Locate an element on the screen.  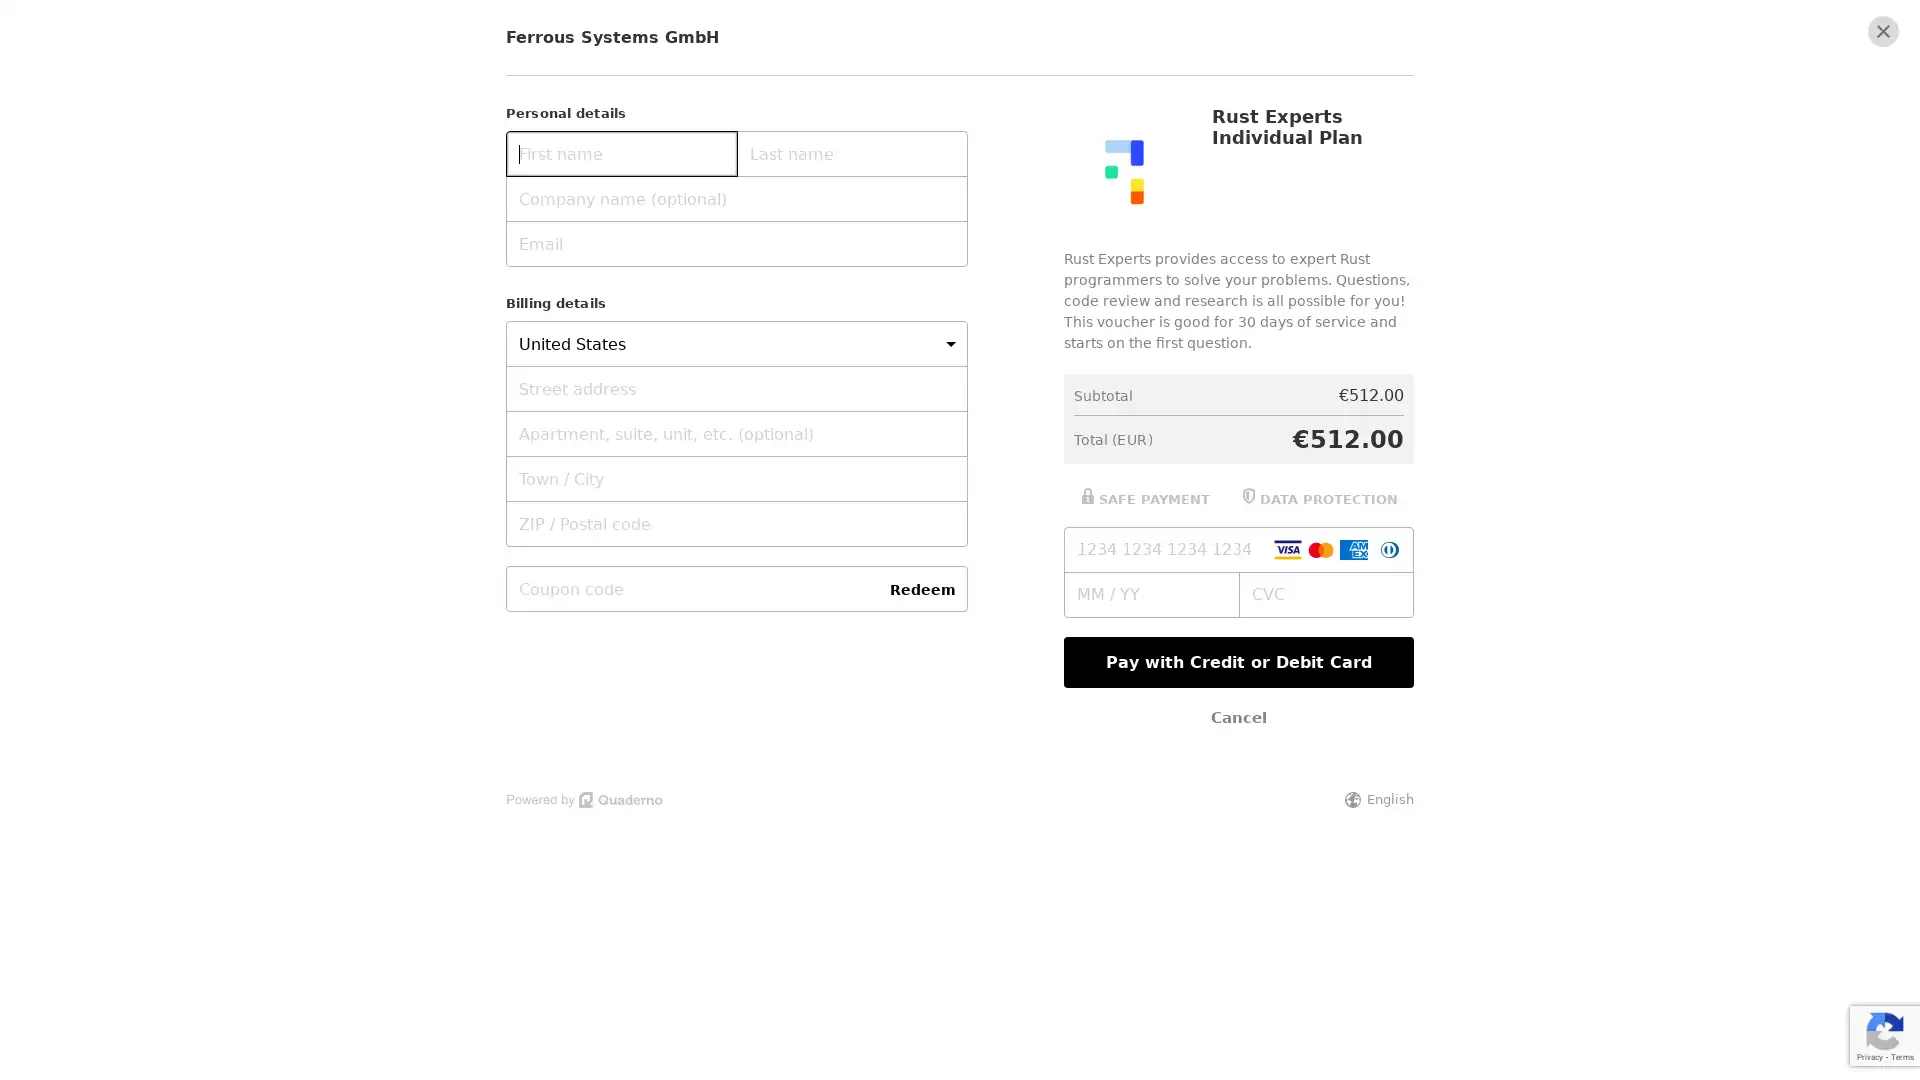
Pay with Credit or Debit Card is located at coordinates (1237, 662).